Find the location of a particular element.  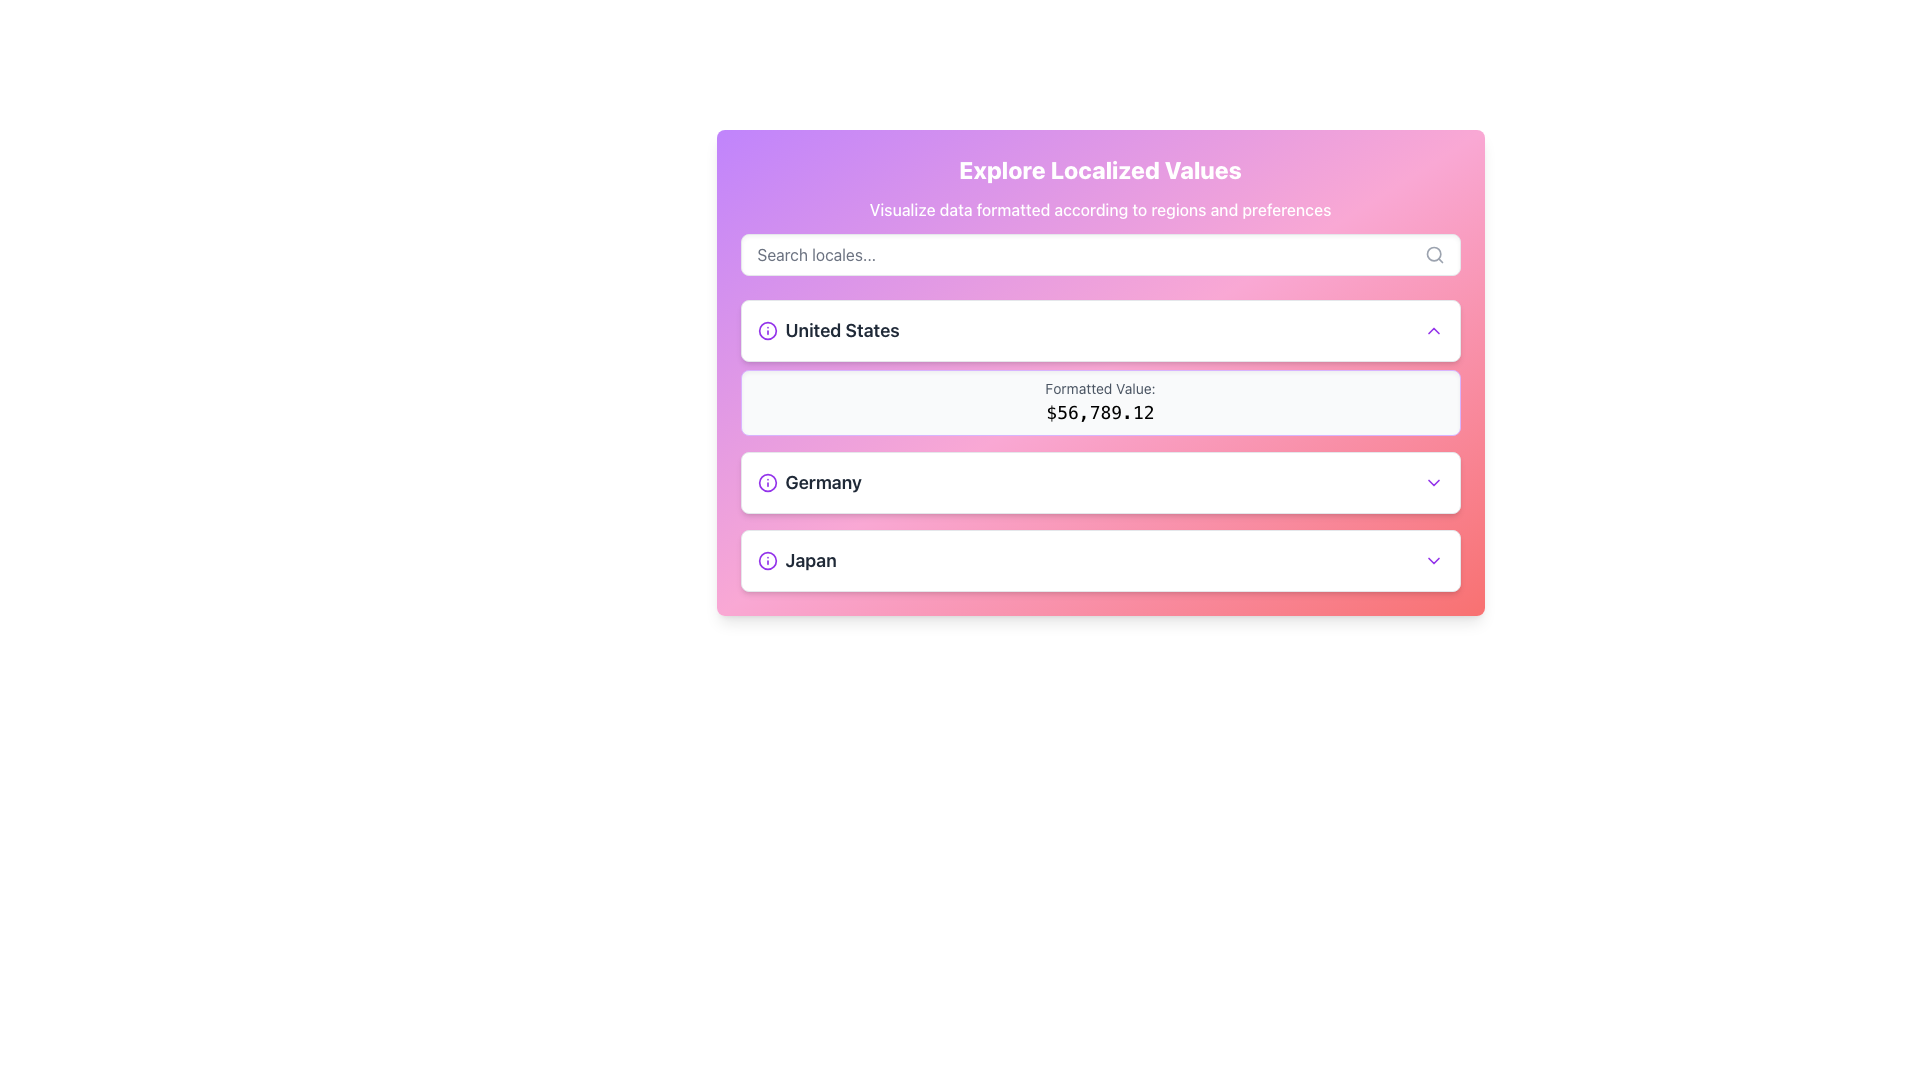

the text label identifying 'Germany', which is located in the third row of the main user interface section, next to the purple icon is located at coordinates (823, 482).